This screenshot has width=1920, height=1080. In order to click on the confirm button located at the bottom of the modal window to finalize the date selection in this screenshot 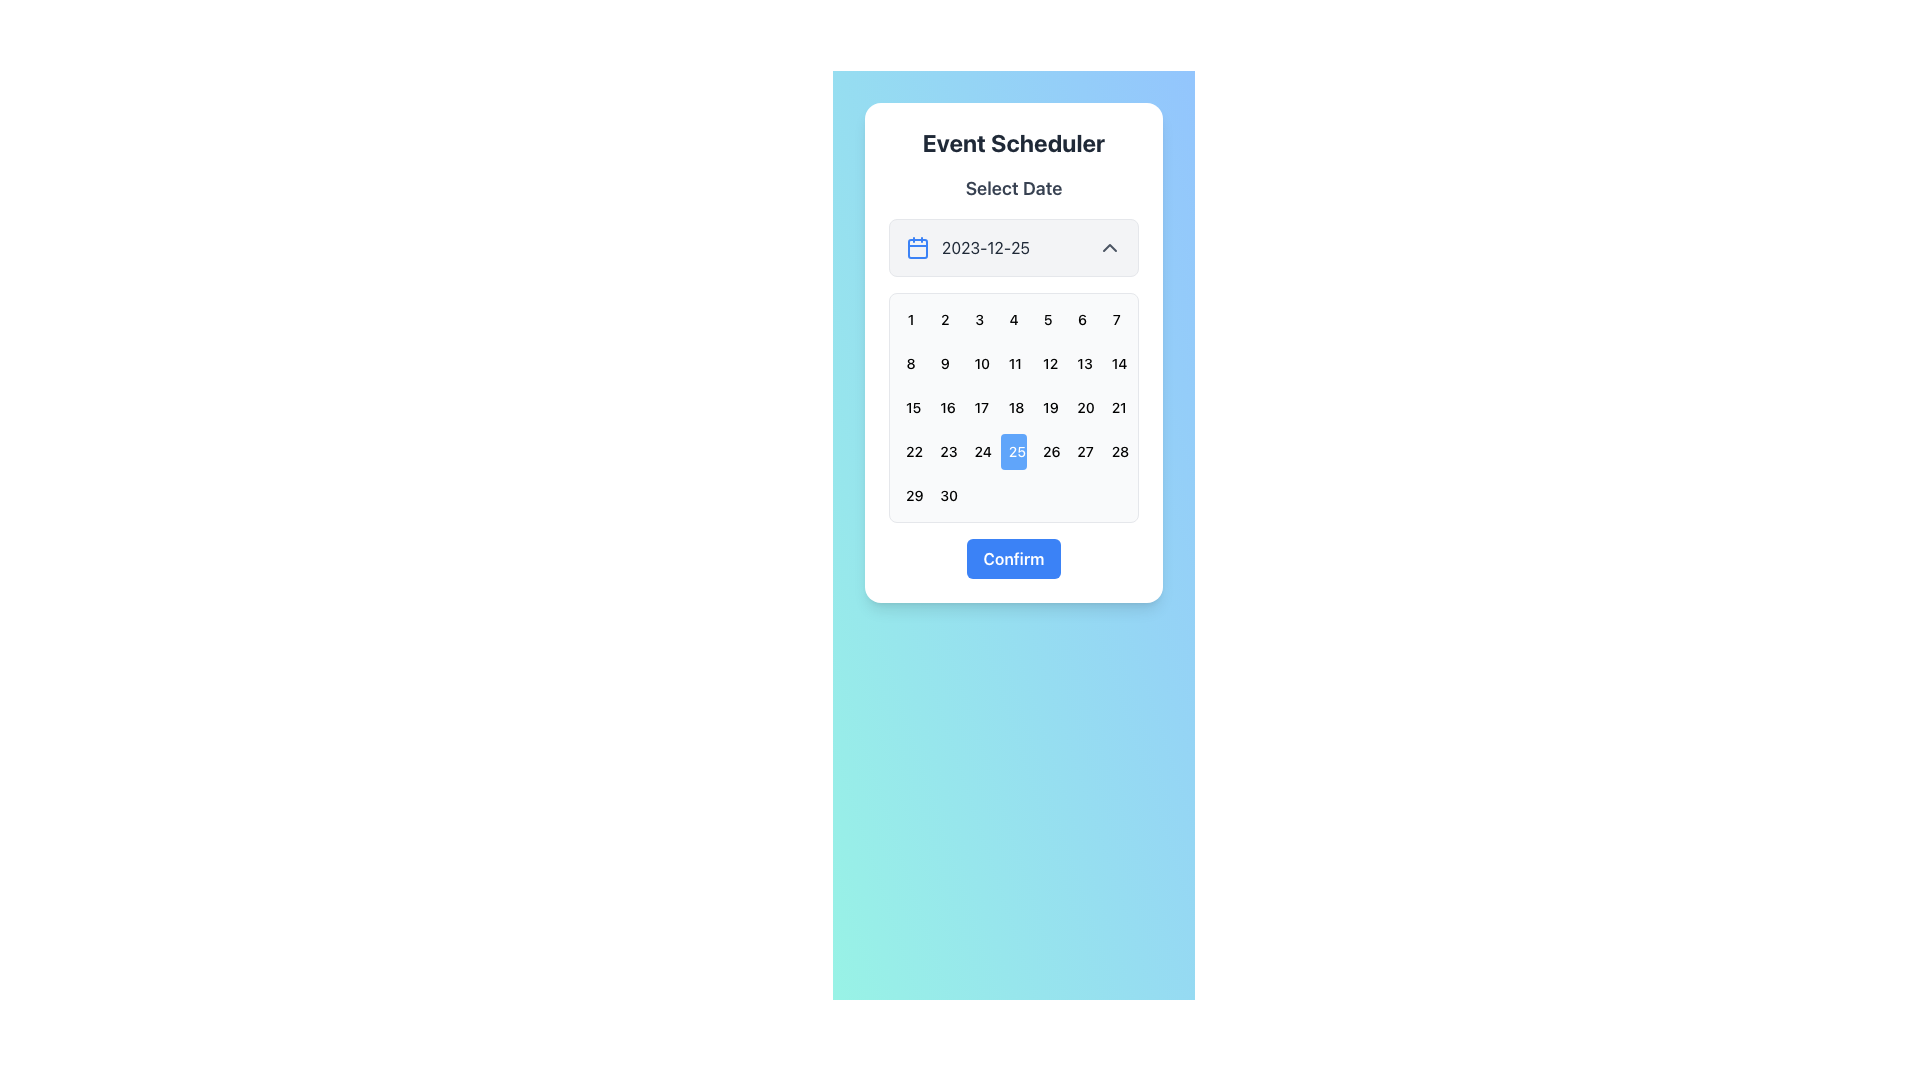, I will do `click(1013, 559)`.